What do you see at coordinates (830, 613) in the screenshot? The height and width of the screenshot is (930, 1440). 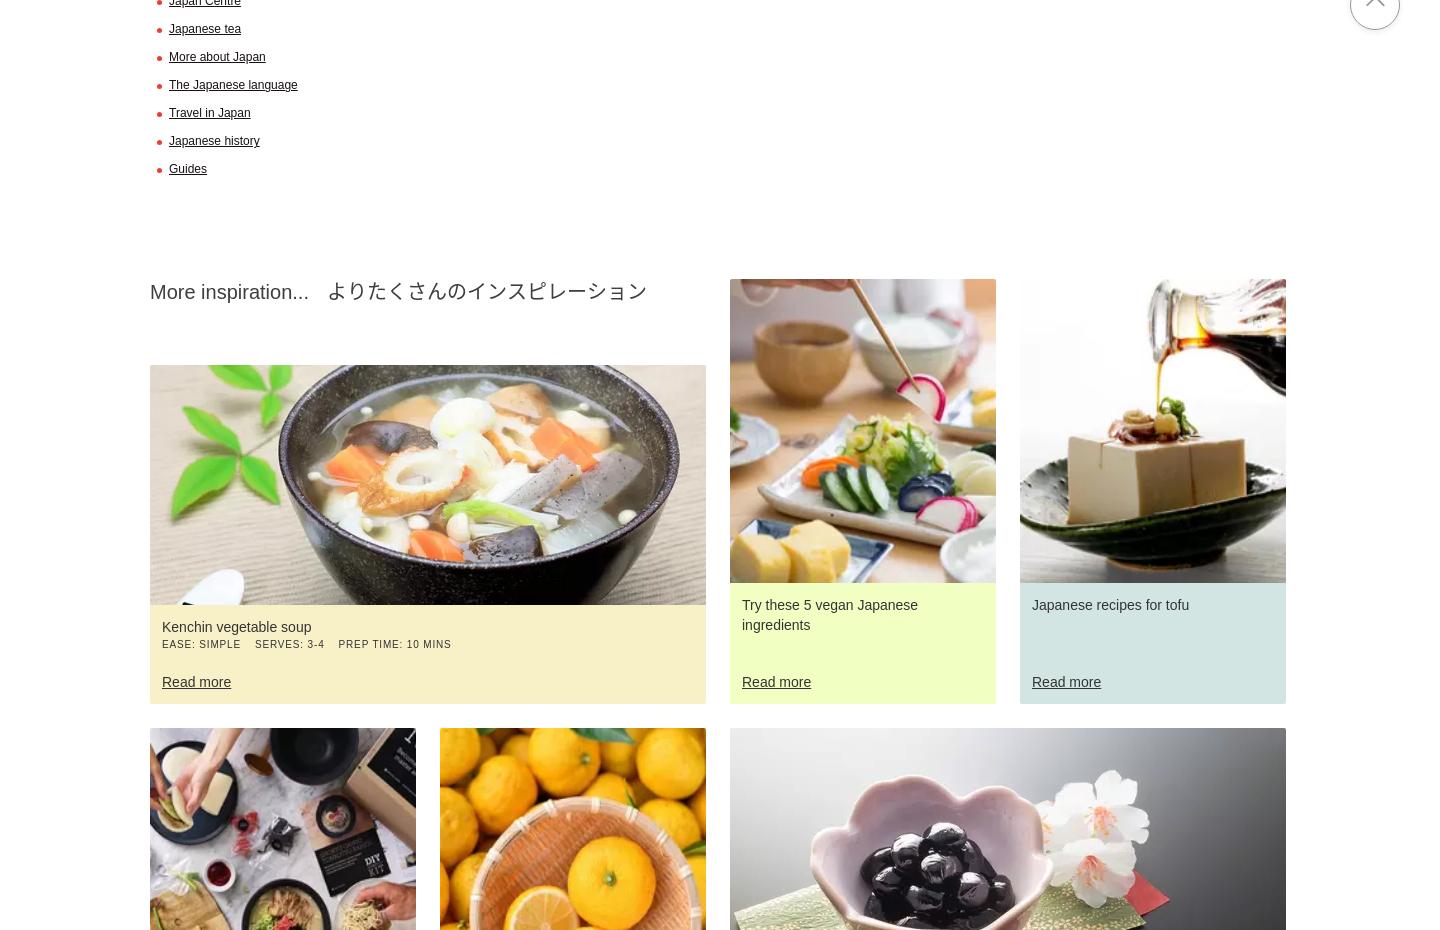 I see `'Try these 5 vegan Japanese ingredients'` at bounding box center [830, 613].